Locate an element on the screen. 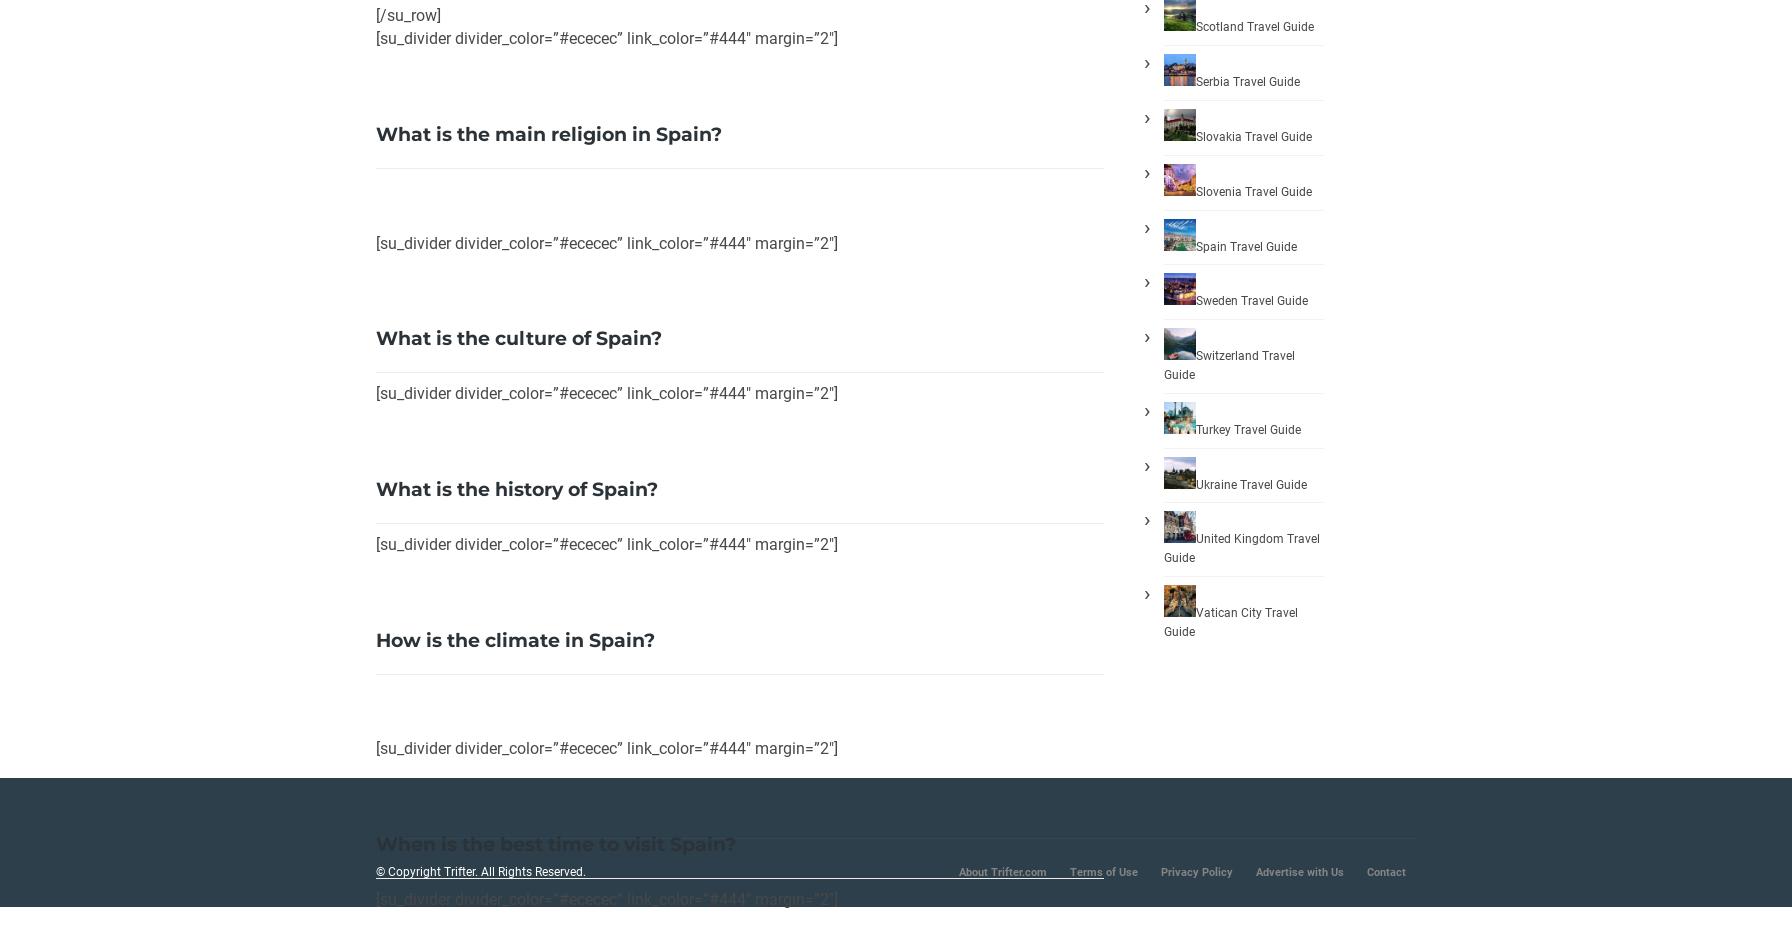 Image resolution: width=1792 pixels, height=951 pixels. 'Terms of Use' is located at coordinates (1104, 870).